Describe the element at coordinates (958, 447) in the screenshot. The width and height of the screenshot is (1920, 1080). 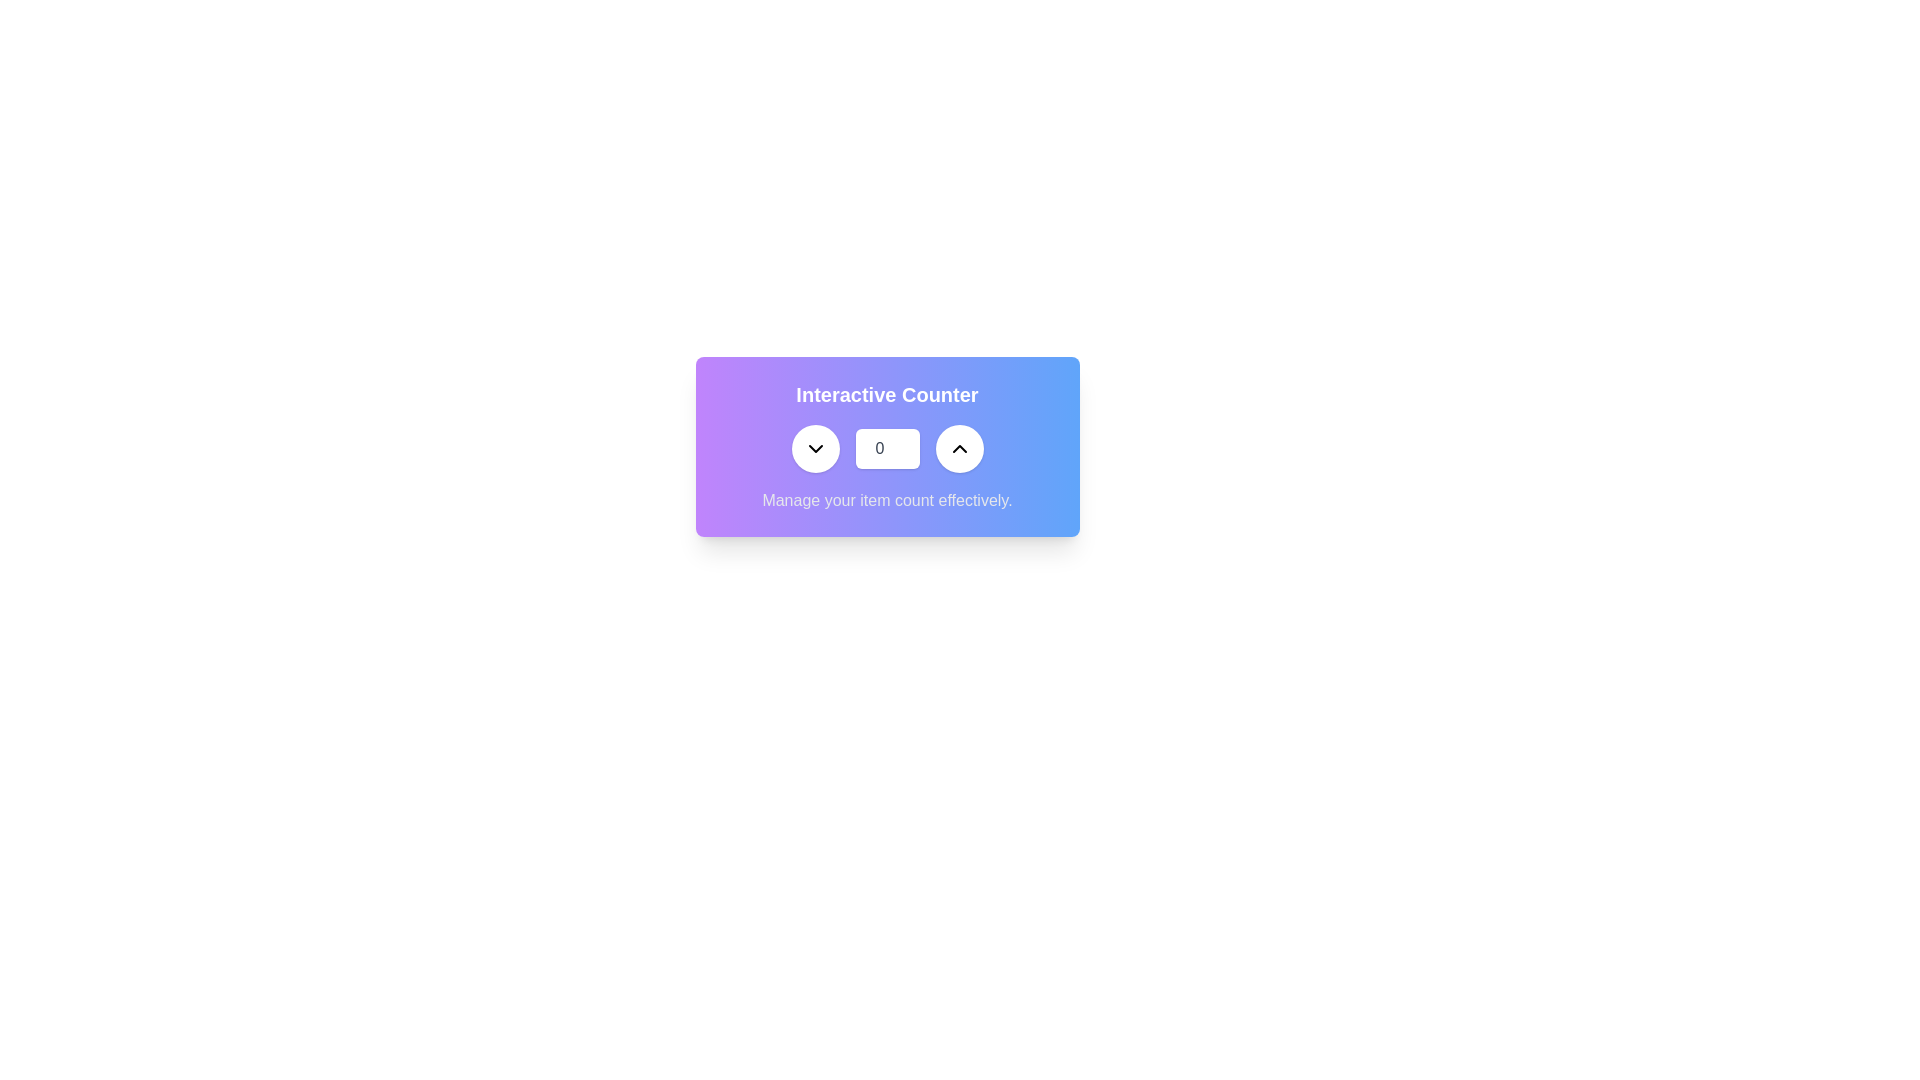
I see `the increment button with a chevron icon located to the right of the central numeric display in the 'Interactive Counter' card to increase the displayed value` at that location.